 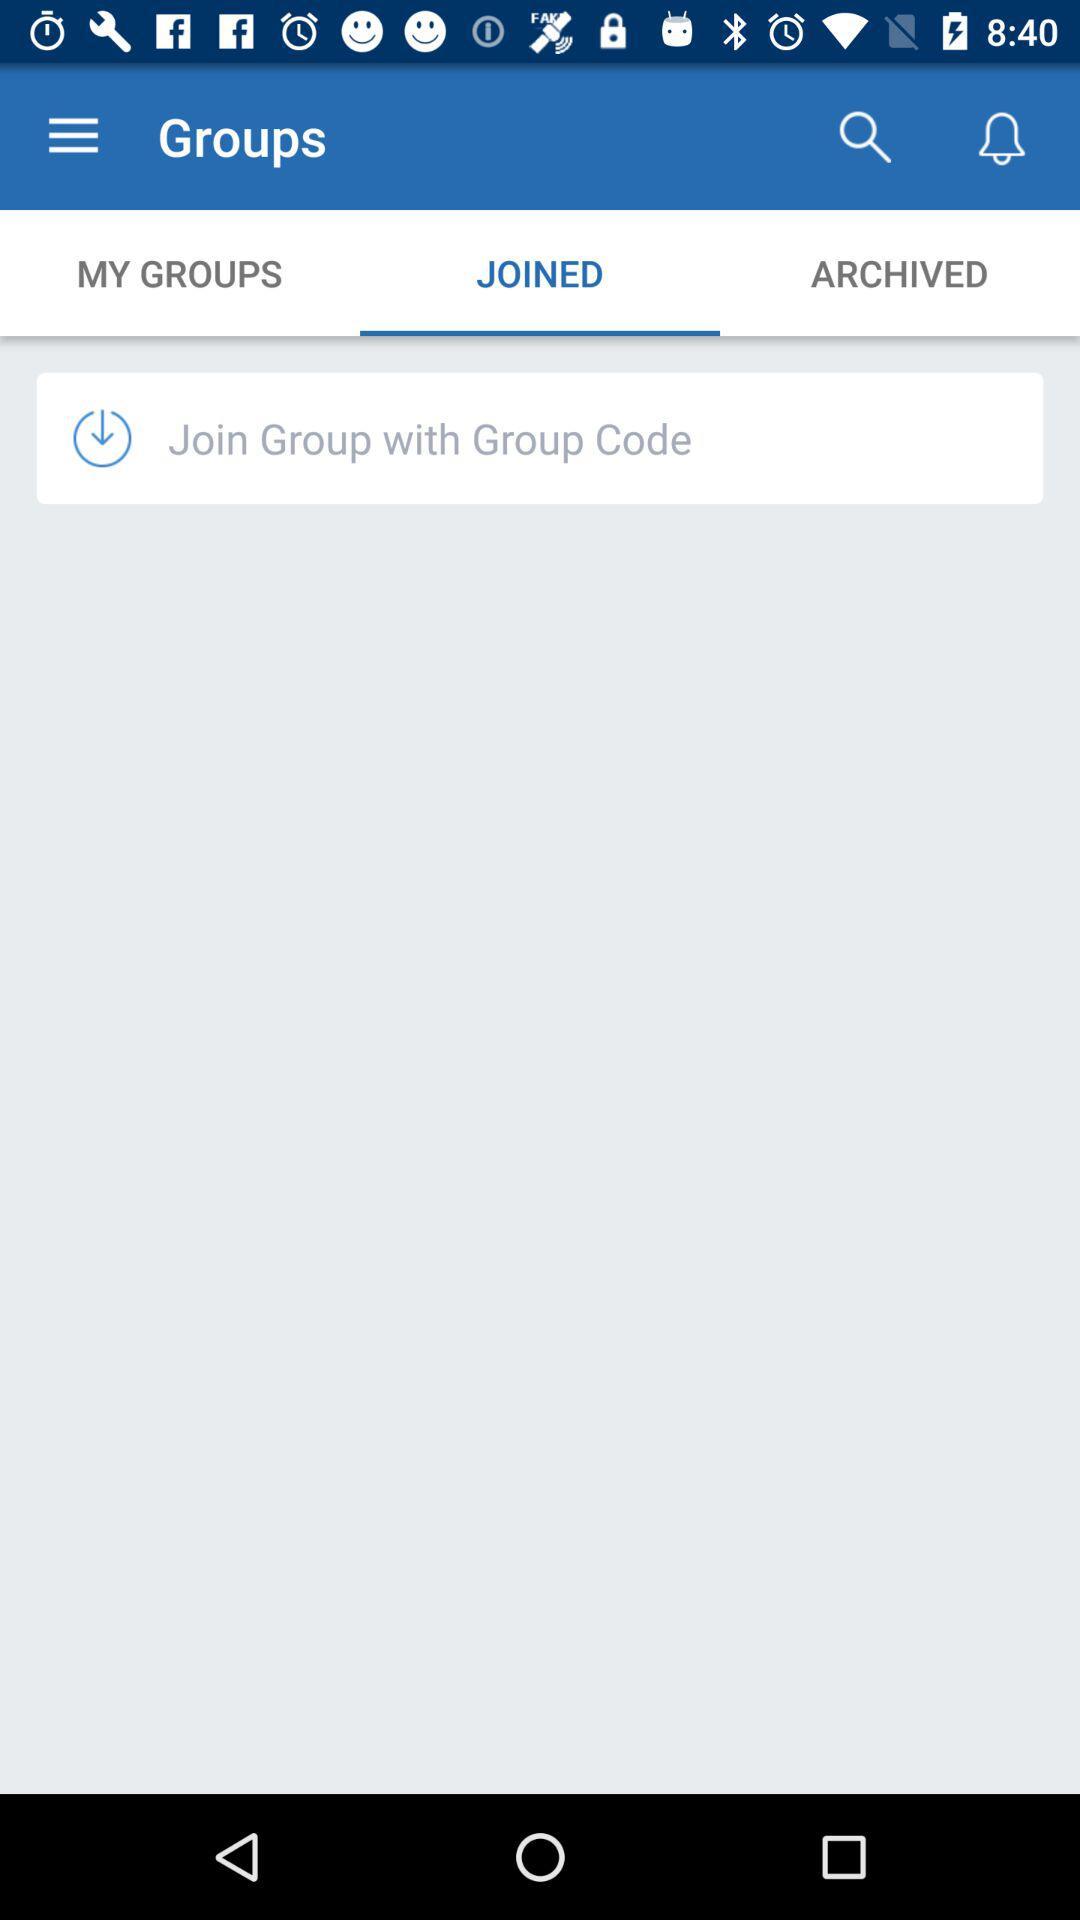 I want to click on the join group with, so click(x=429, y=436).